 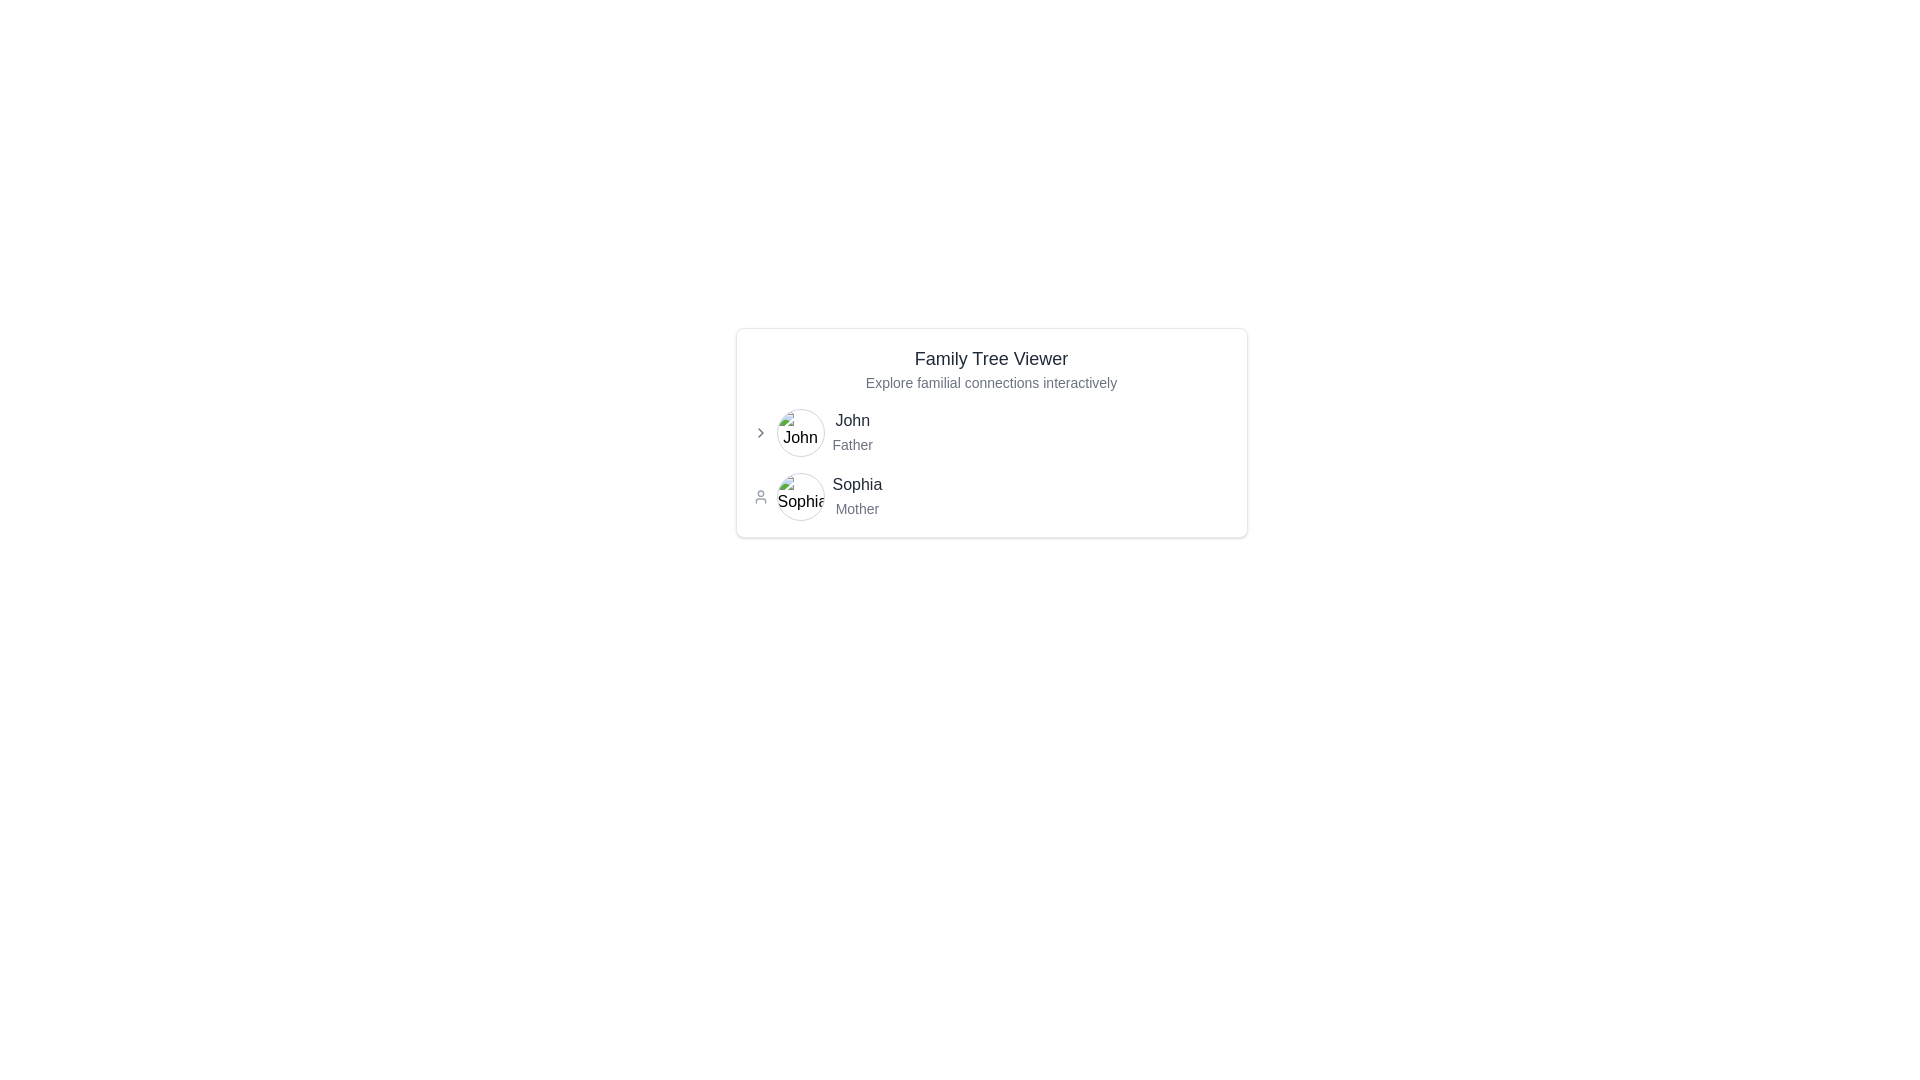 What do you see at coordinates (857, 484) in the screenshot?
I see `the text label representing the name 'Sophia' in the family tree viewer, which is located in the 'Mother' group` at bounding box center [857, 484].